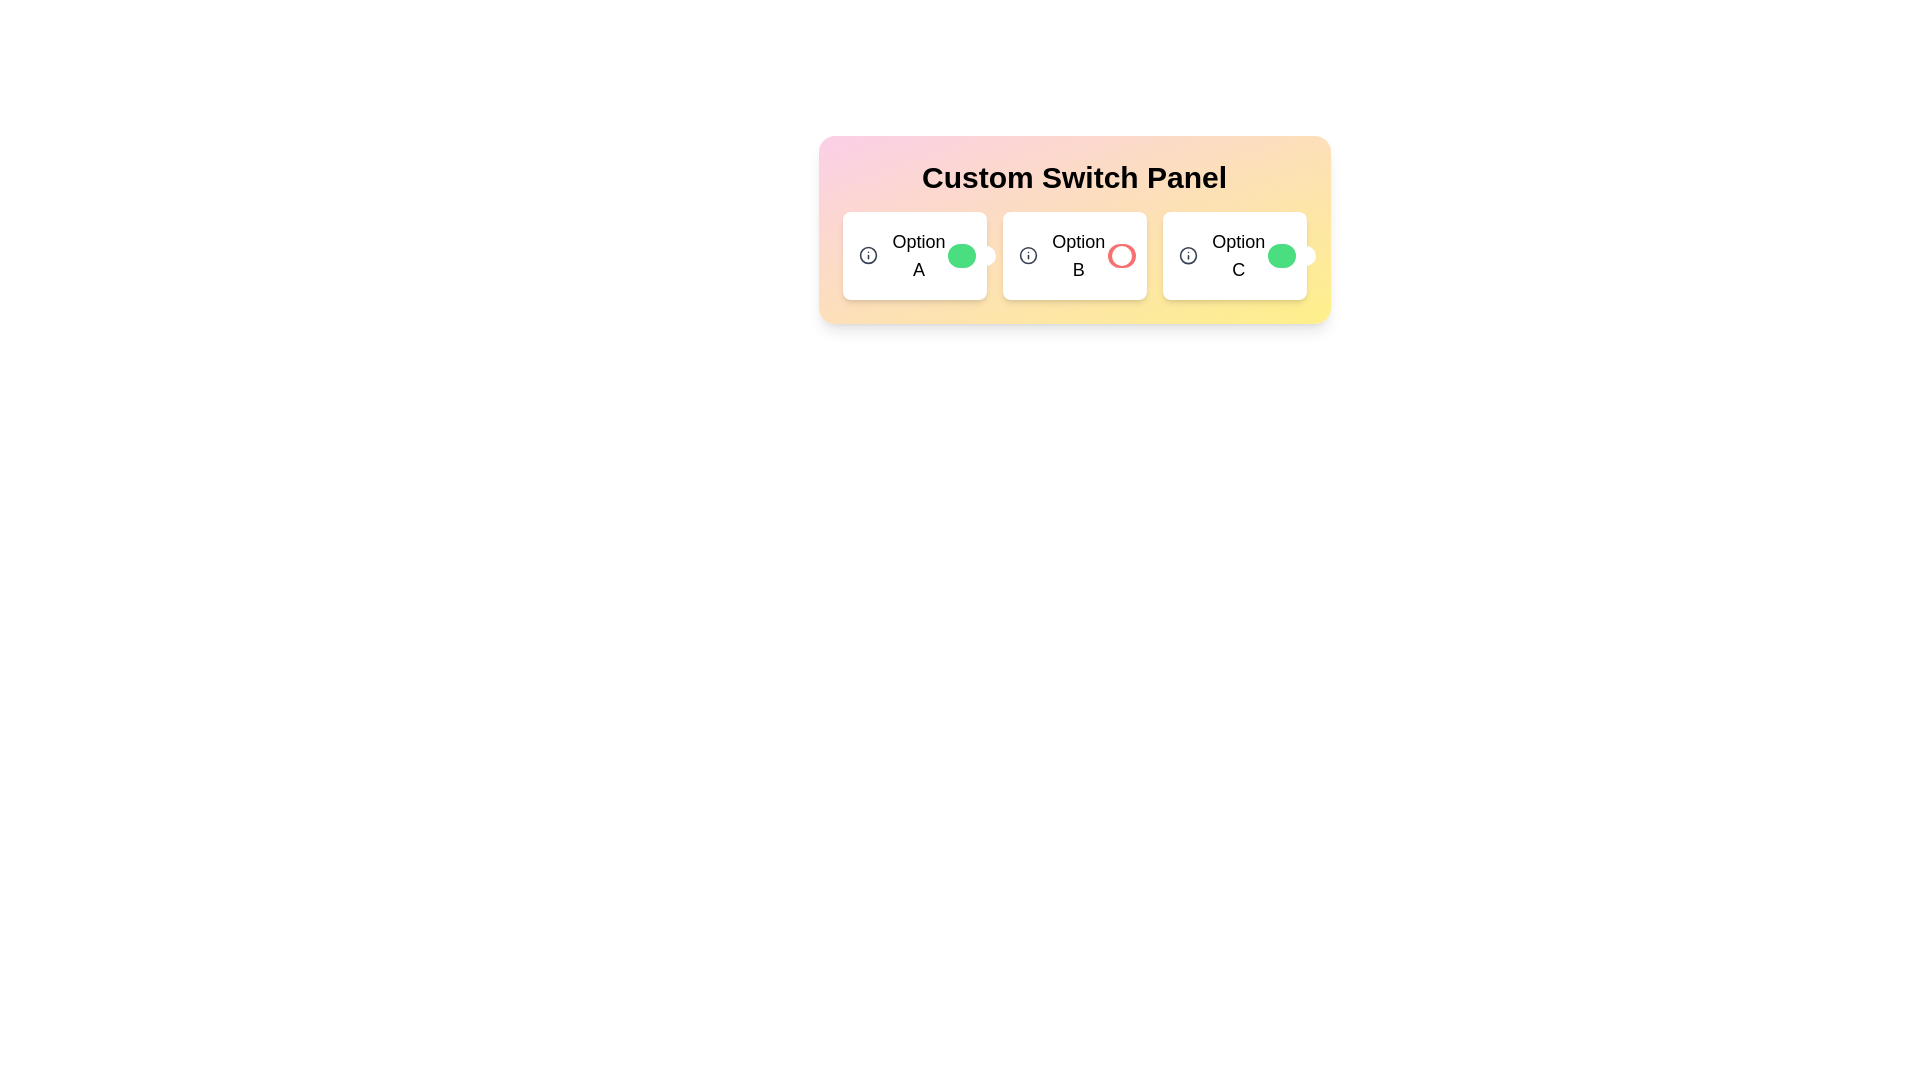 The height and width of the screenshot is (1080, 1920). Describe the element at coordinates (1188, 254) in the screenshot. I see `the information icon for Option C` at that location.